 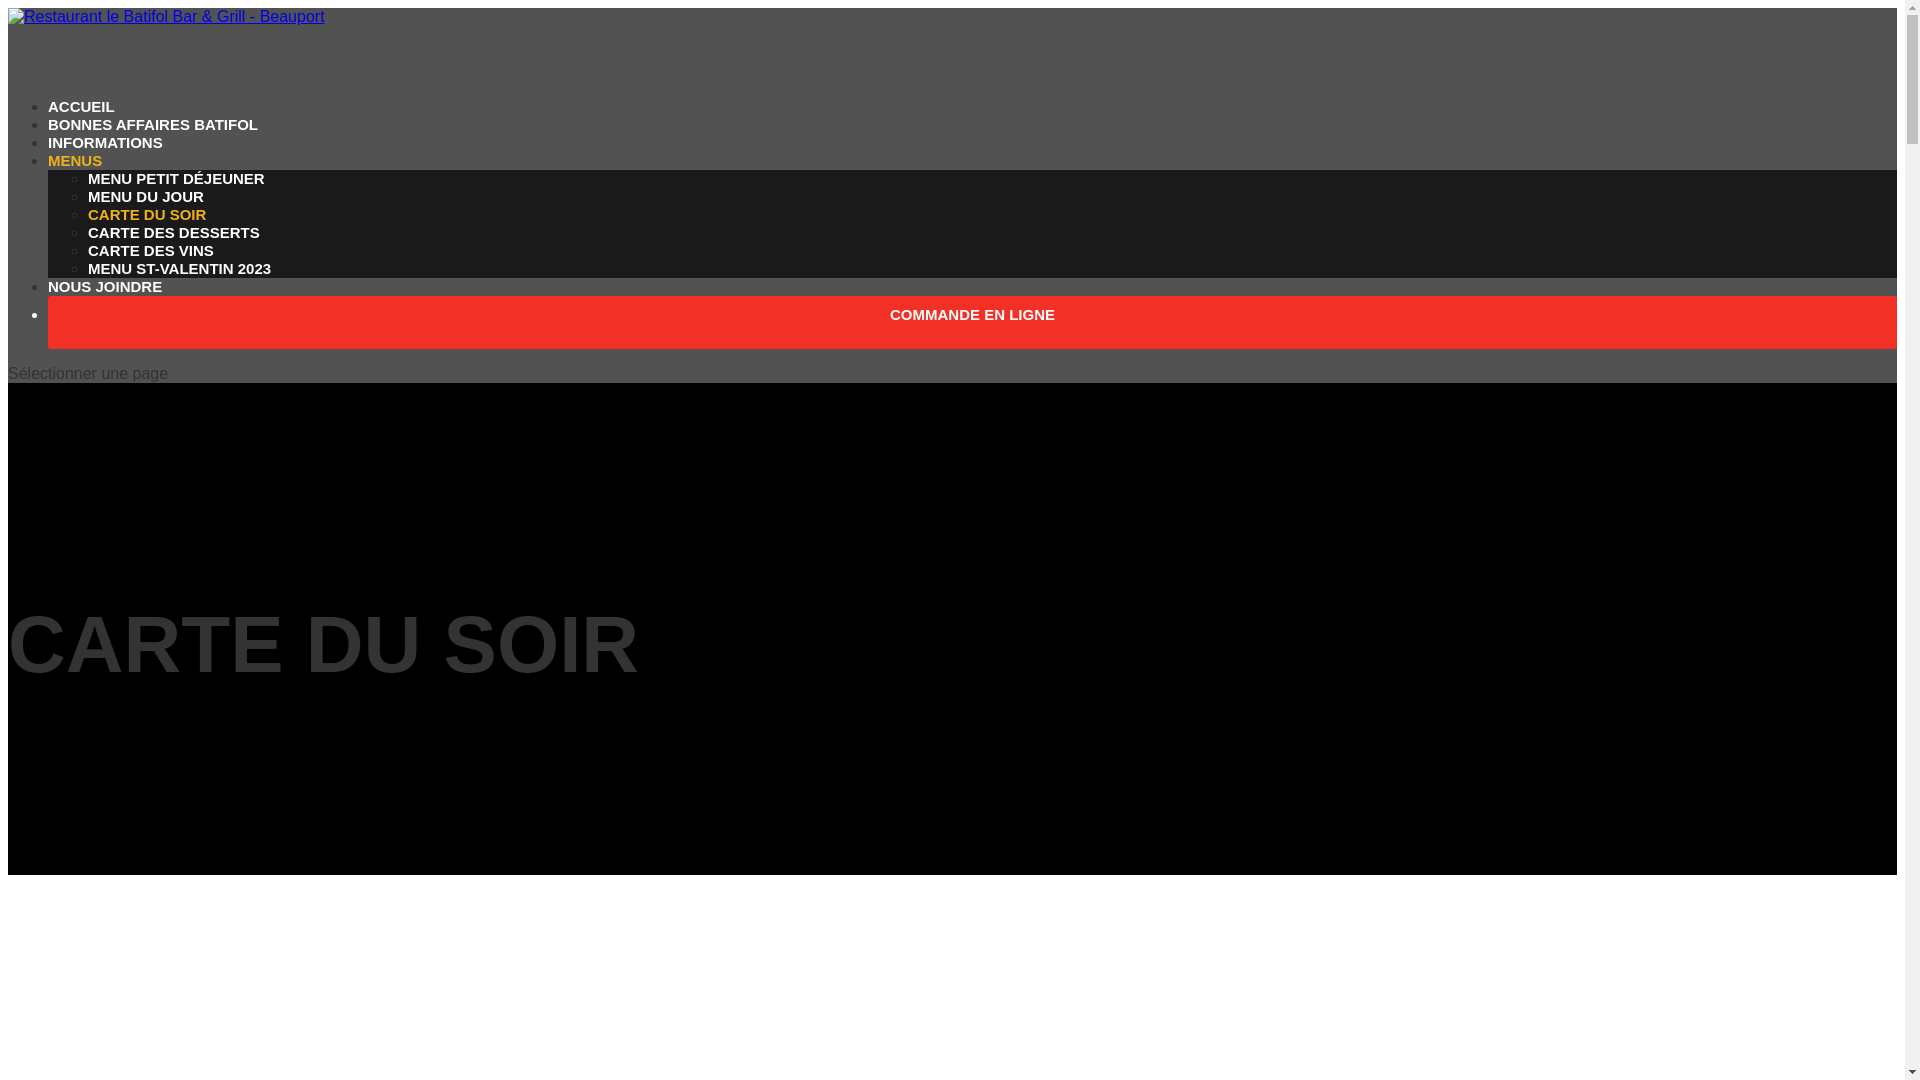 I want to click on 'MENU DU JOUR', so click(x=144, y=196).